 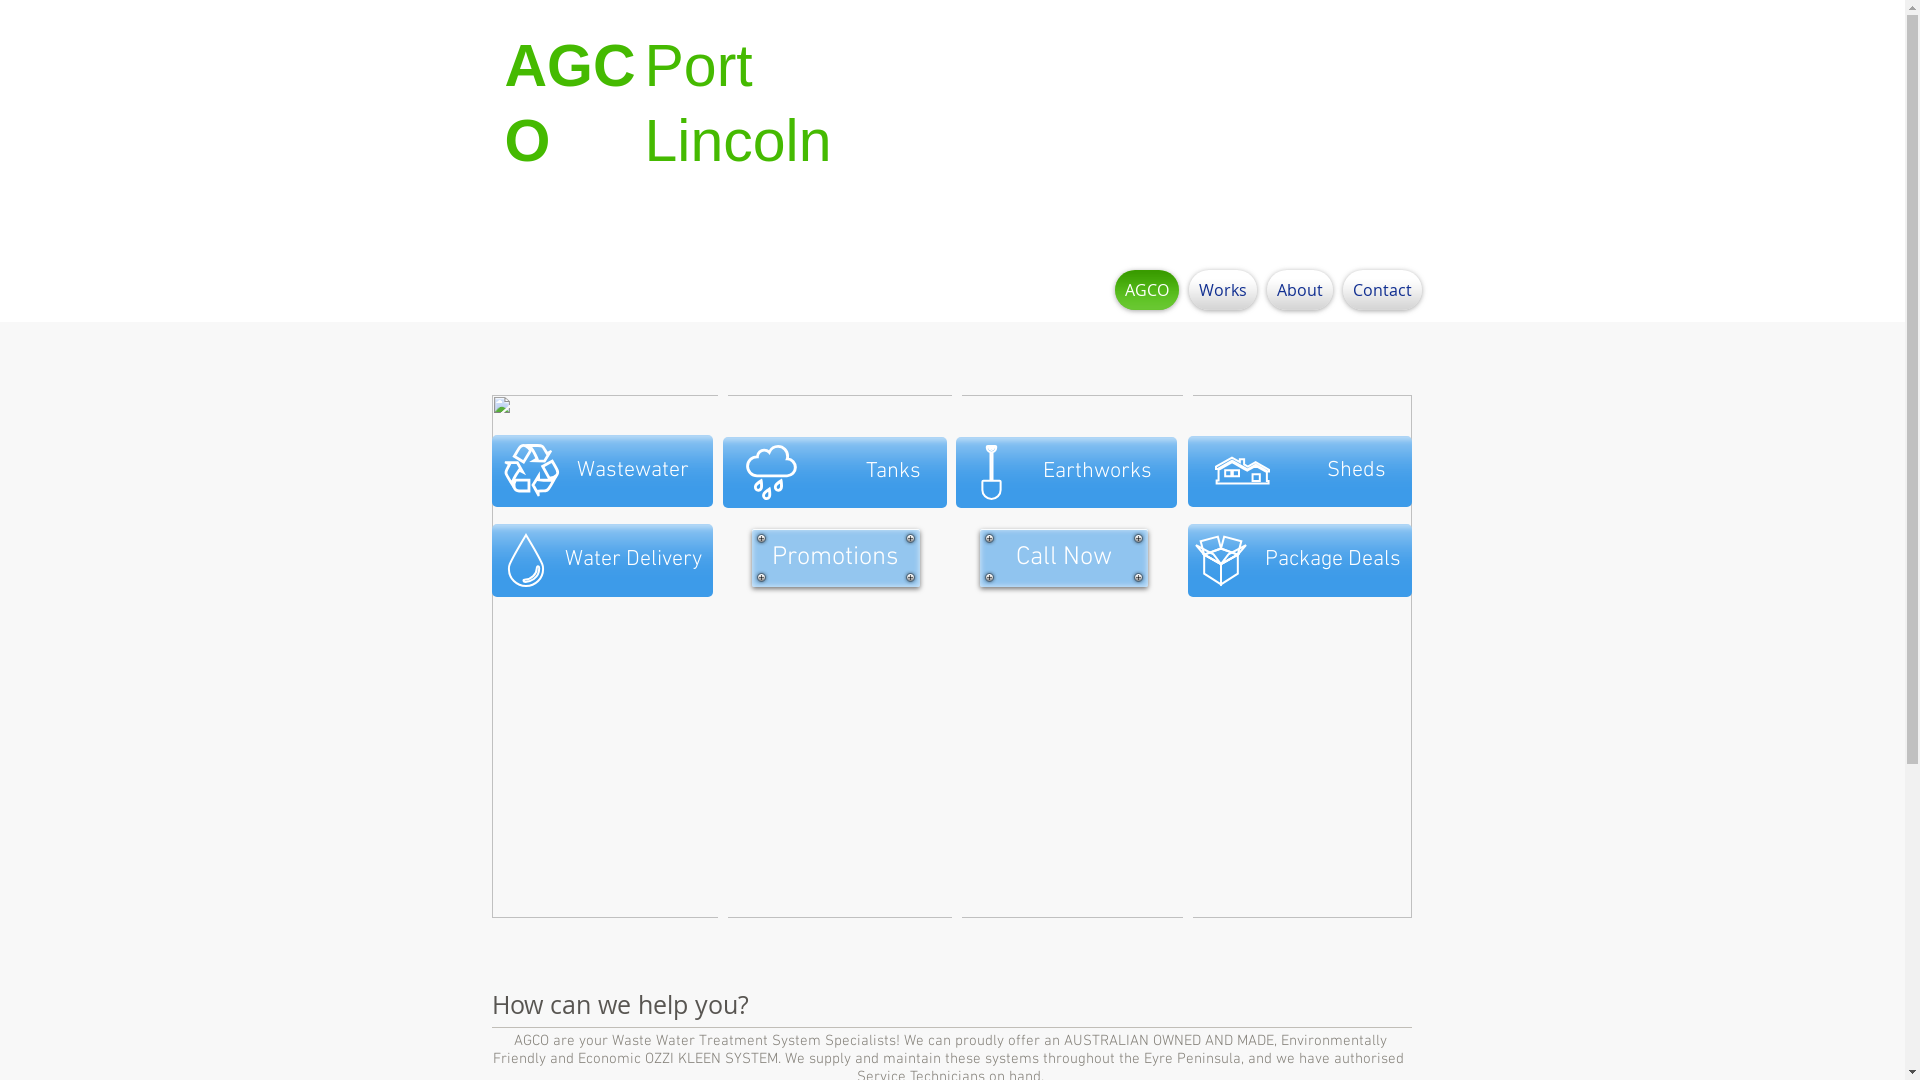 I want to click on 'Sheds', so click(x=1300, y=471).